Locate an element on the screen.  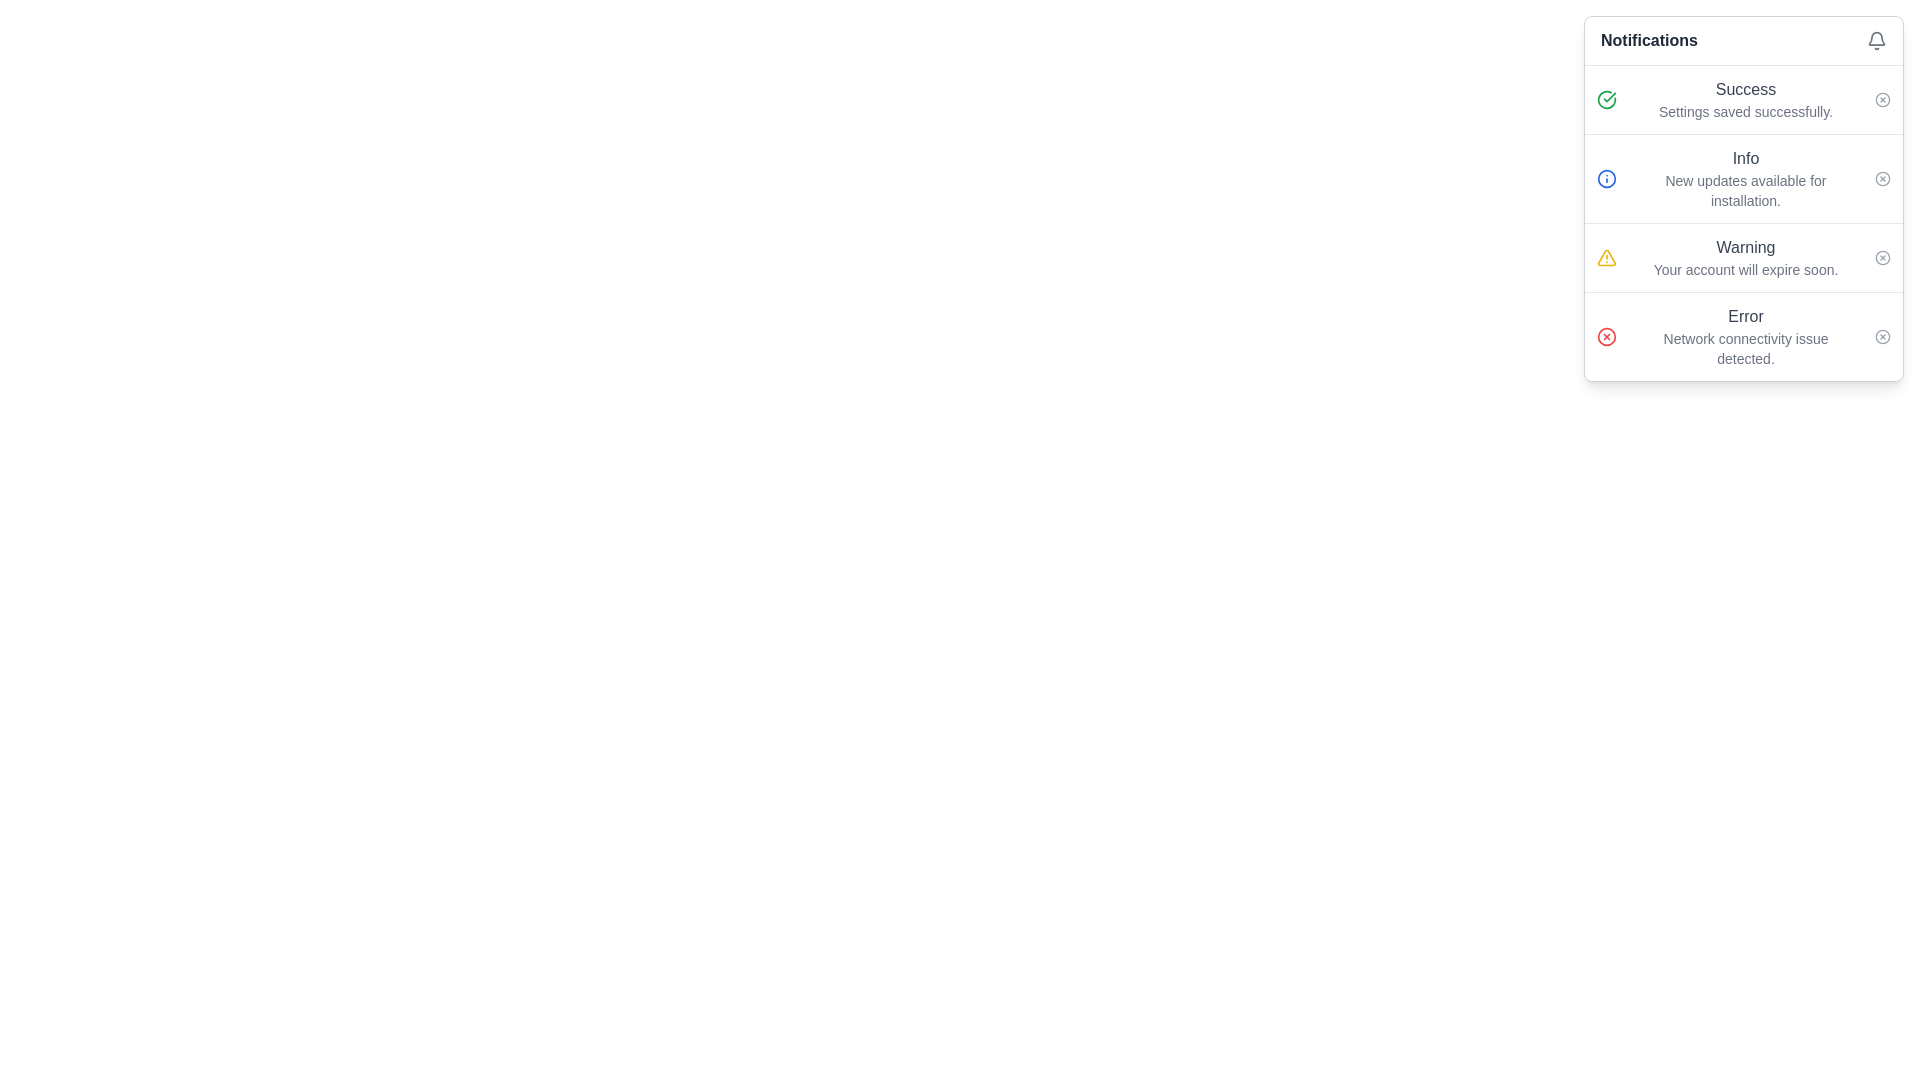
the Notification Component that displays 'Success' and 'Settings saved successfully.' is located at coordinates (1742, 100).